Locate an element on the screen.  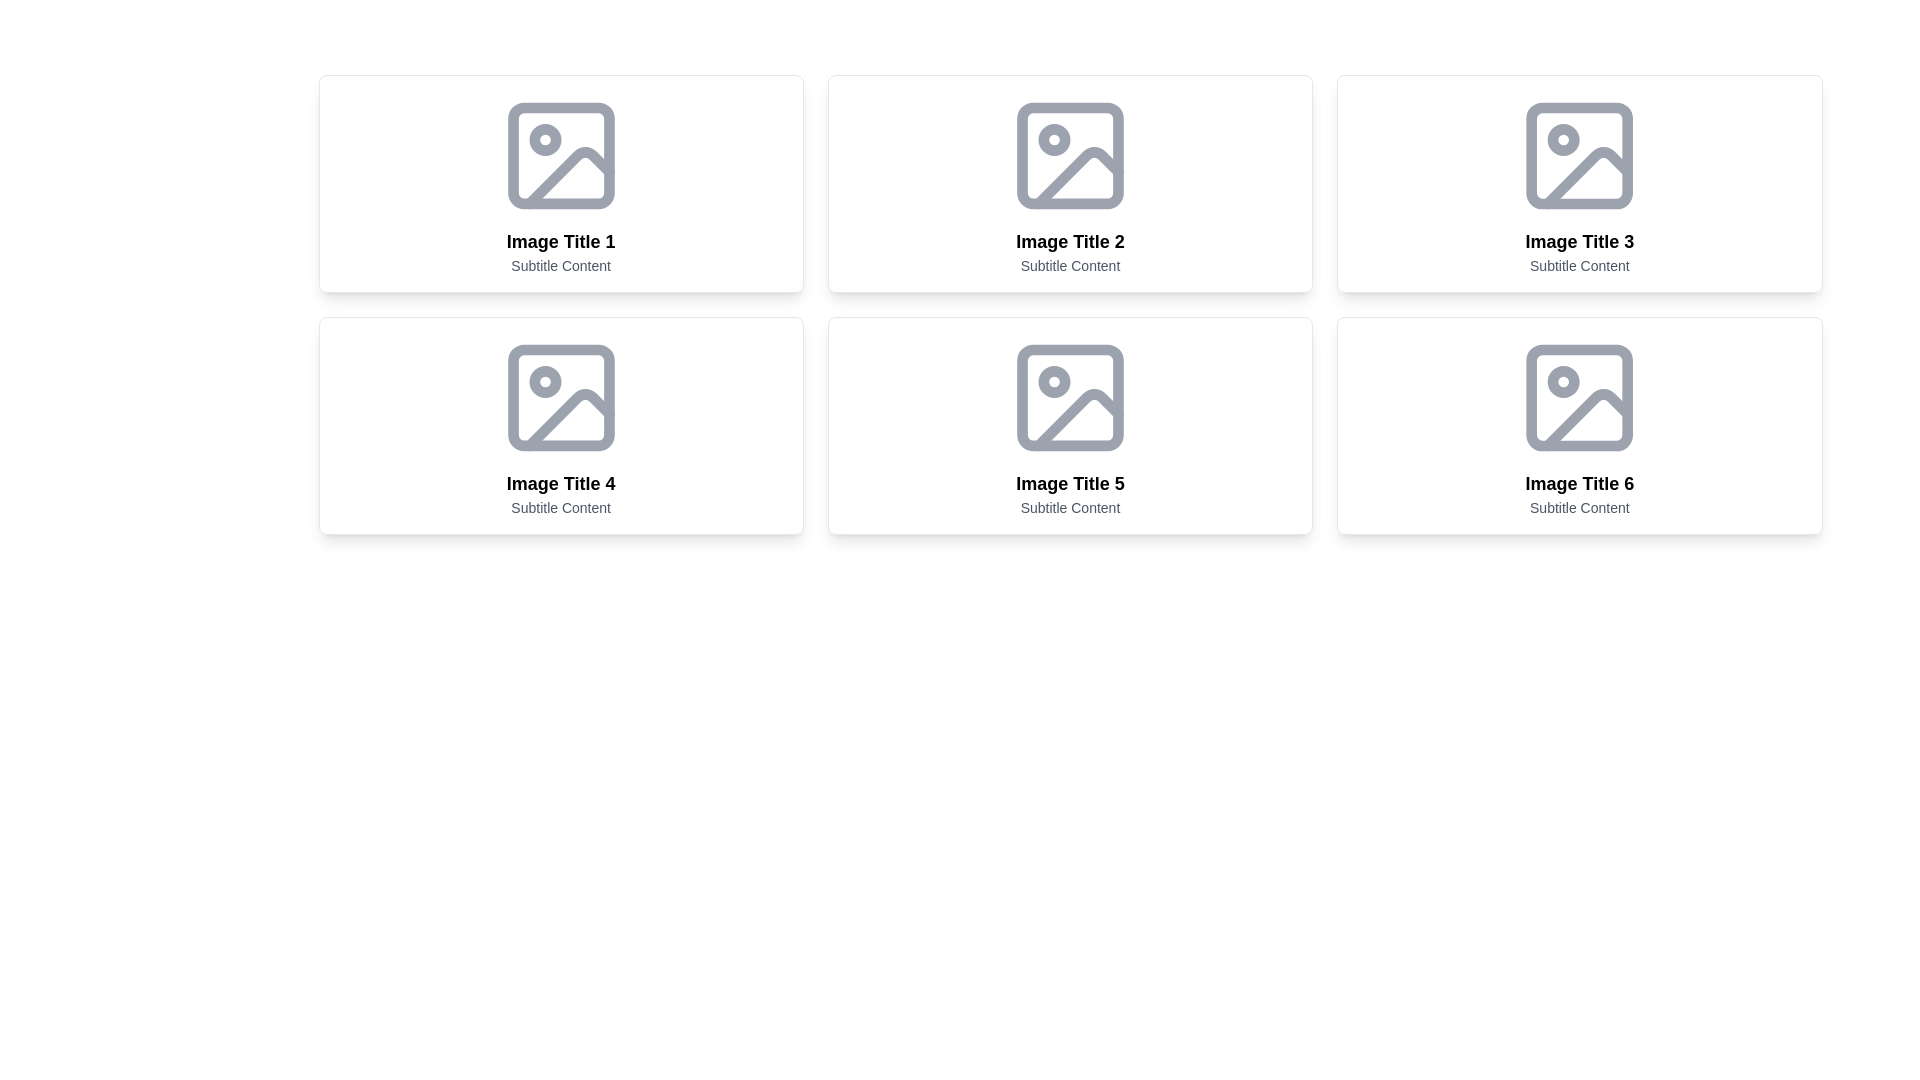
the top-left card in a 3-column grid layout, which features an image placeholder, bold text 'Image Title 1', and subtitle 'Subtitle Content' is located at coordinates (560, 184).